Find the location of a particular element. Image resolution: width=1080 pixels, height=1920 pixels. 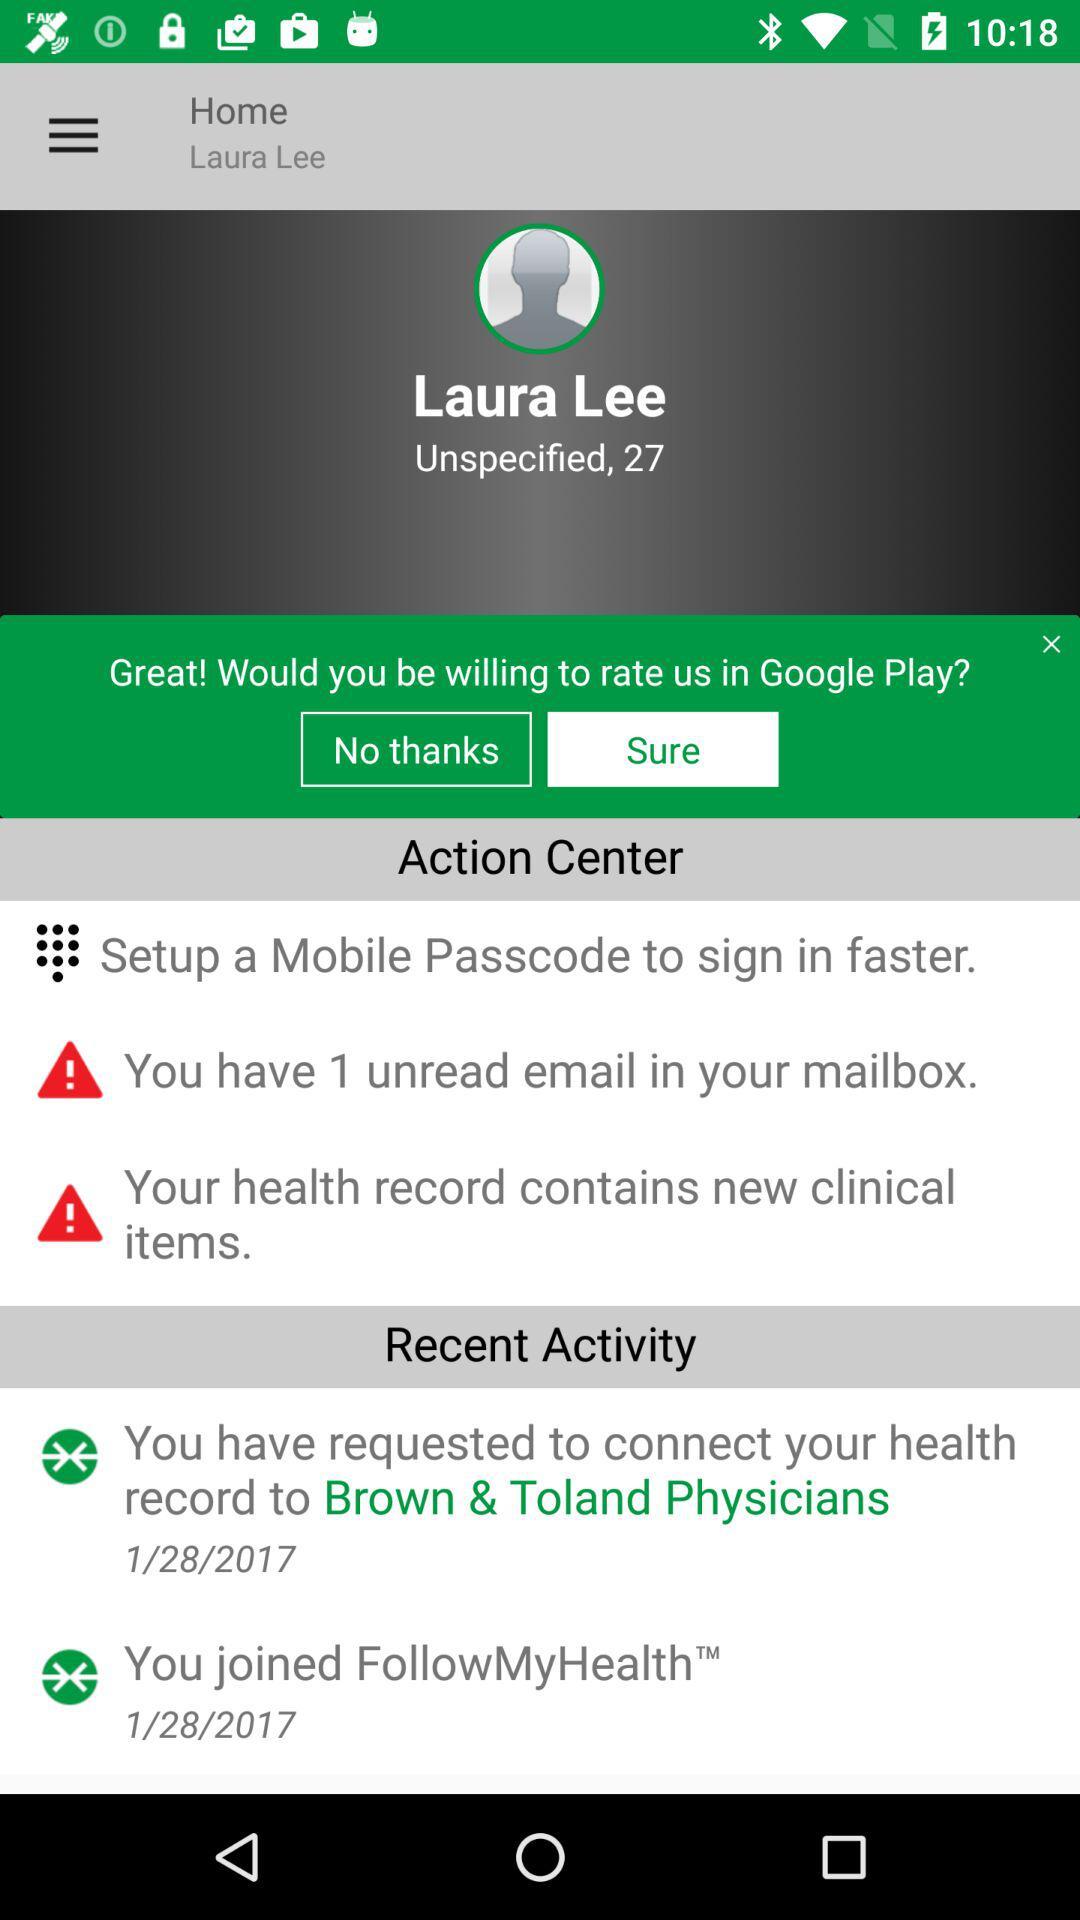

the first icon which is under the text action center is located at coordinates (59, 952).